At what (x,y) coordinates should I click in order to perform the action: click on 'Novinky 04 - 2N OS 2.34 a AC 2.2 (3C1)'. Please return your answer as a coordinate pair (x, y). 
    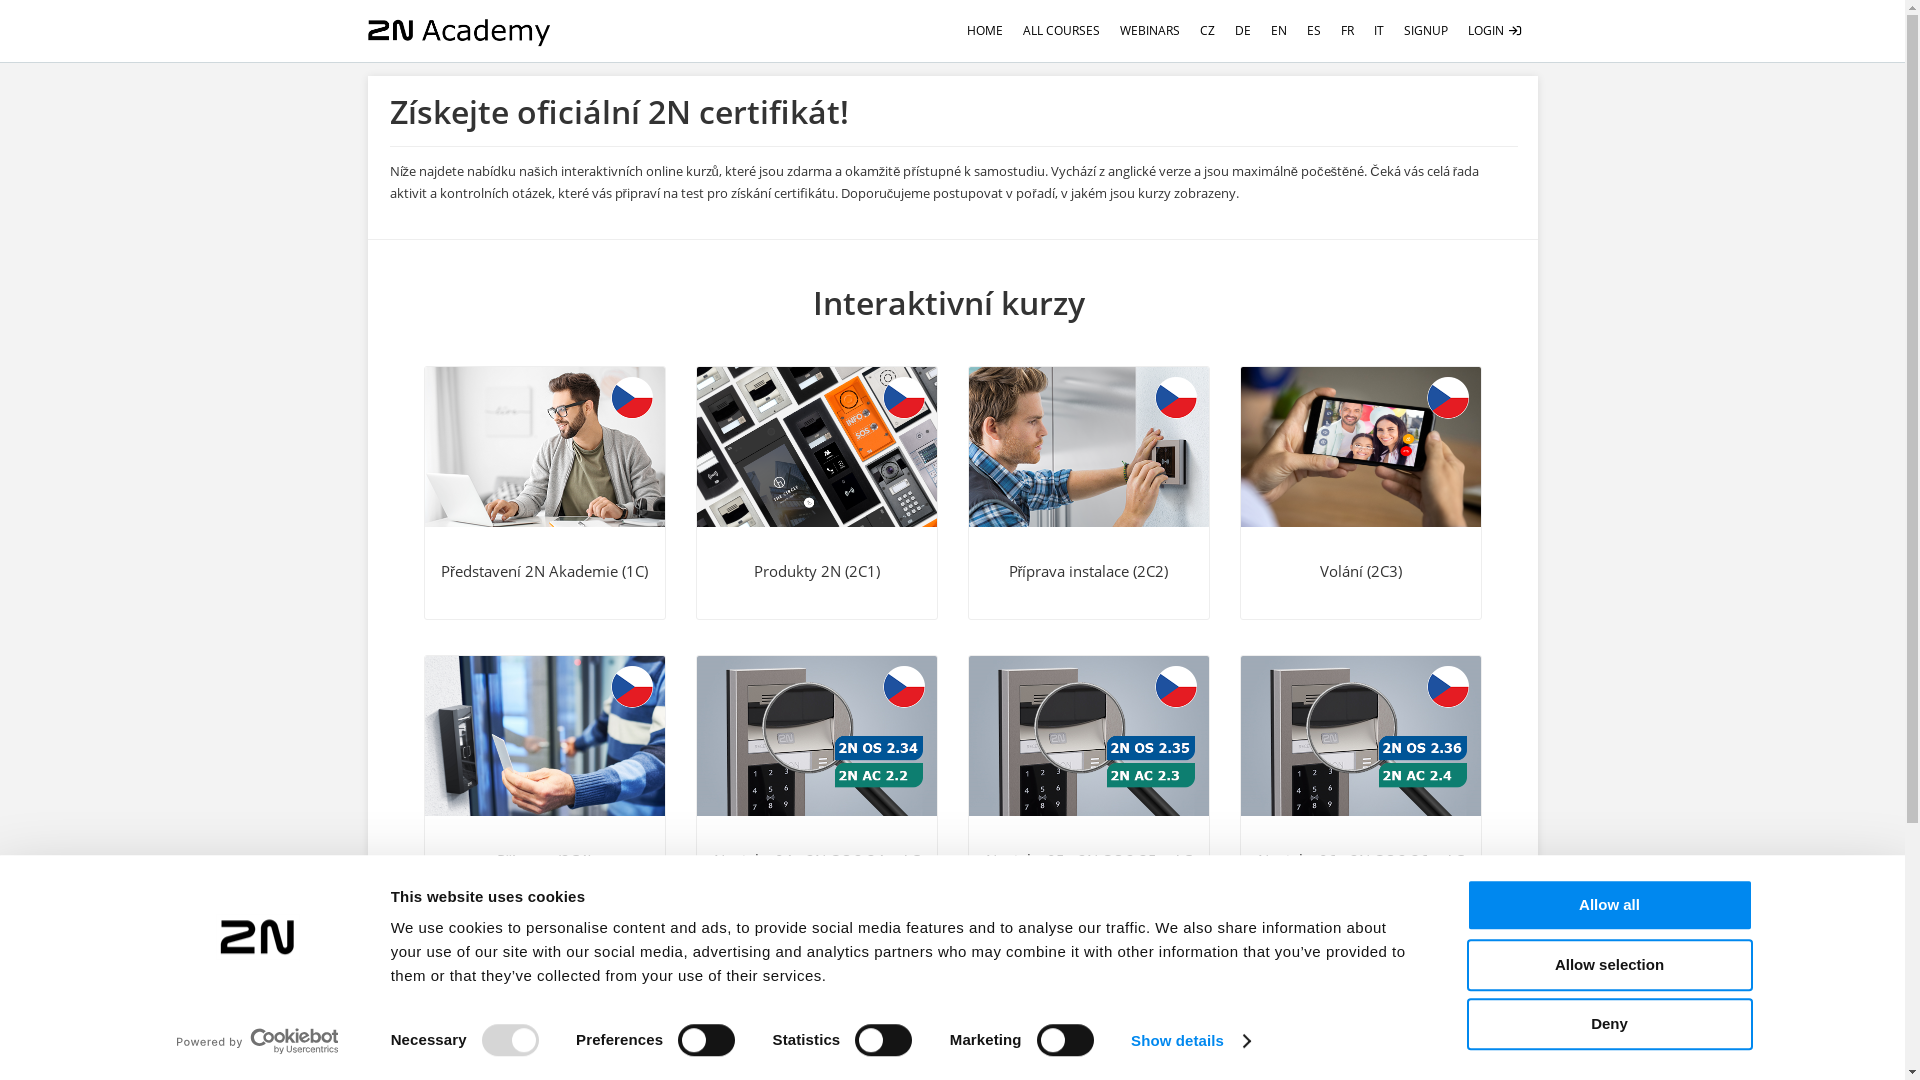
    Looking at the image, I should click on (816, 736).